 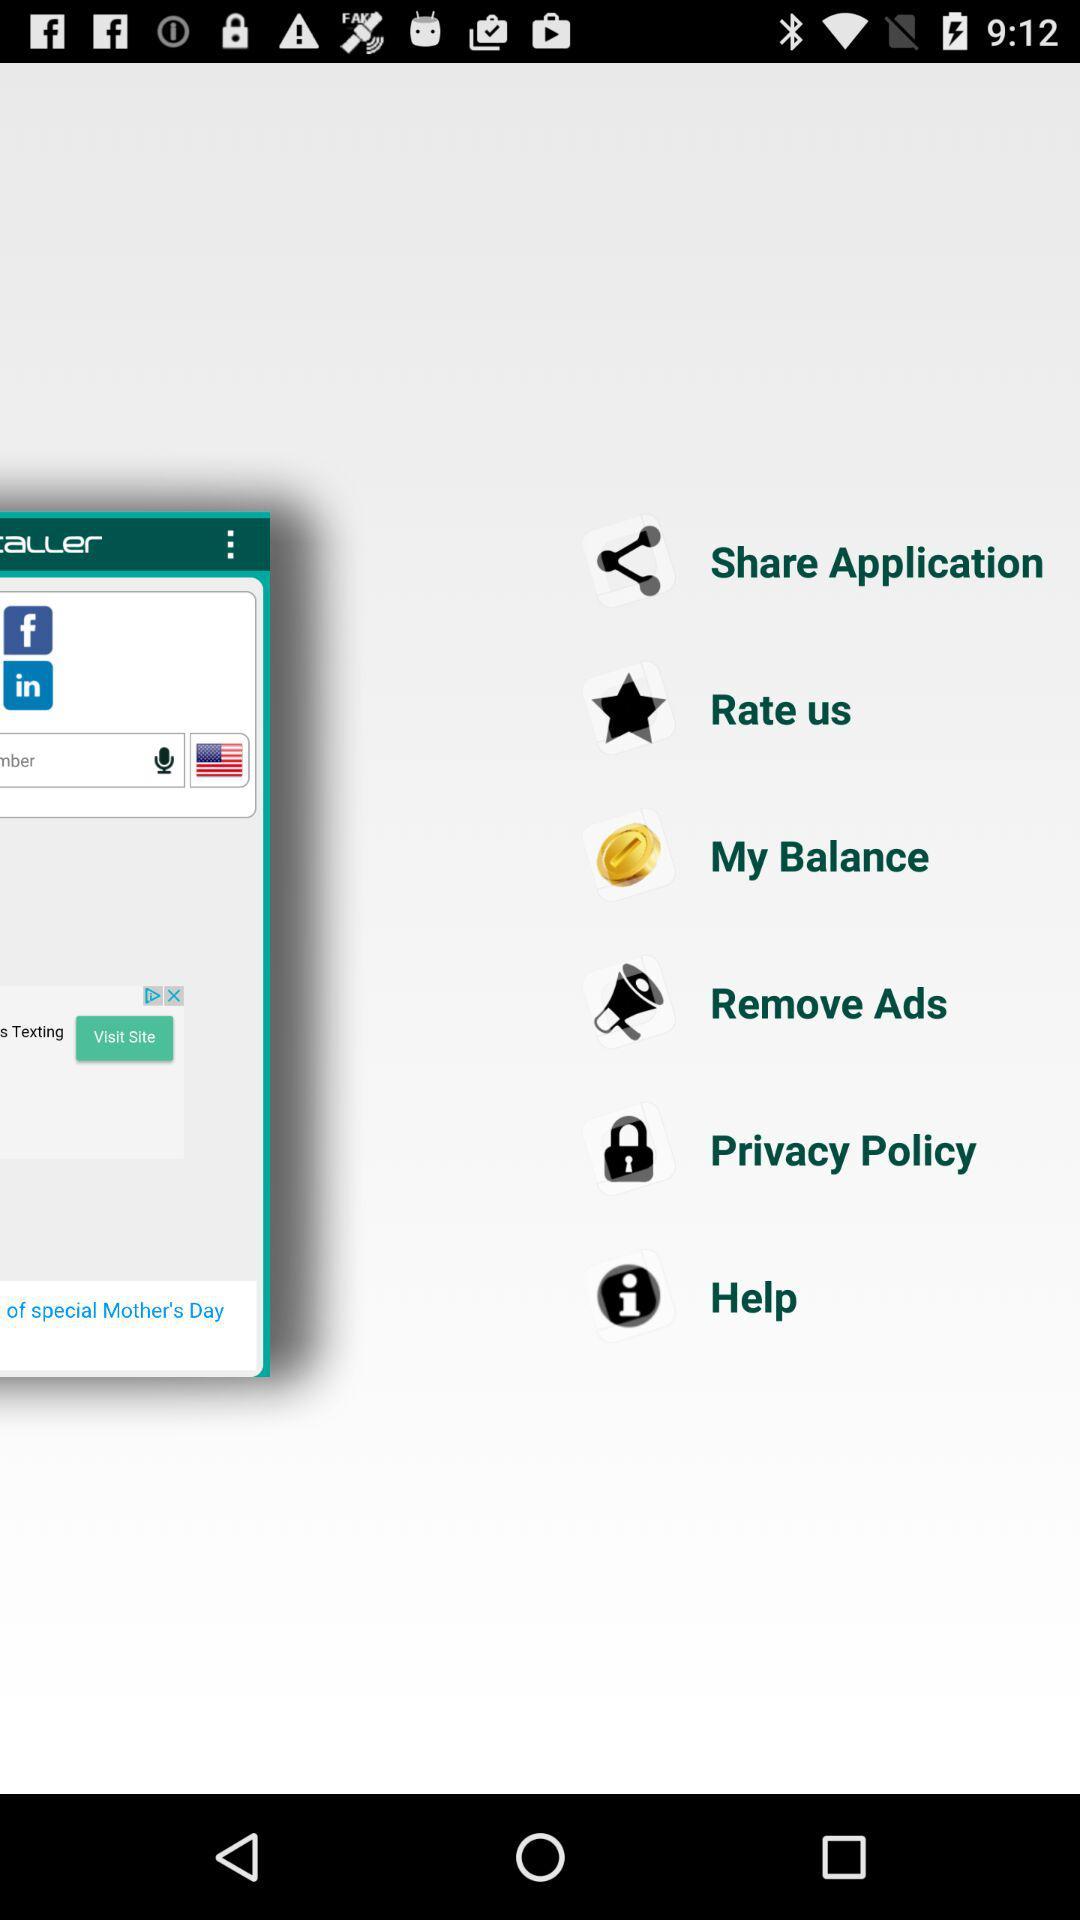 I want to click on open facebook, so click(x=28, y=629).